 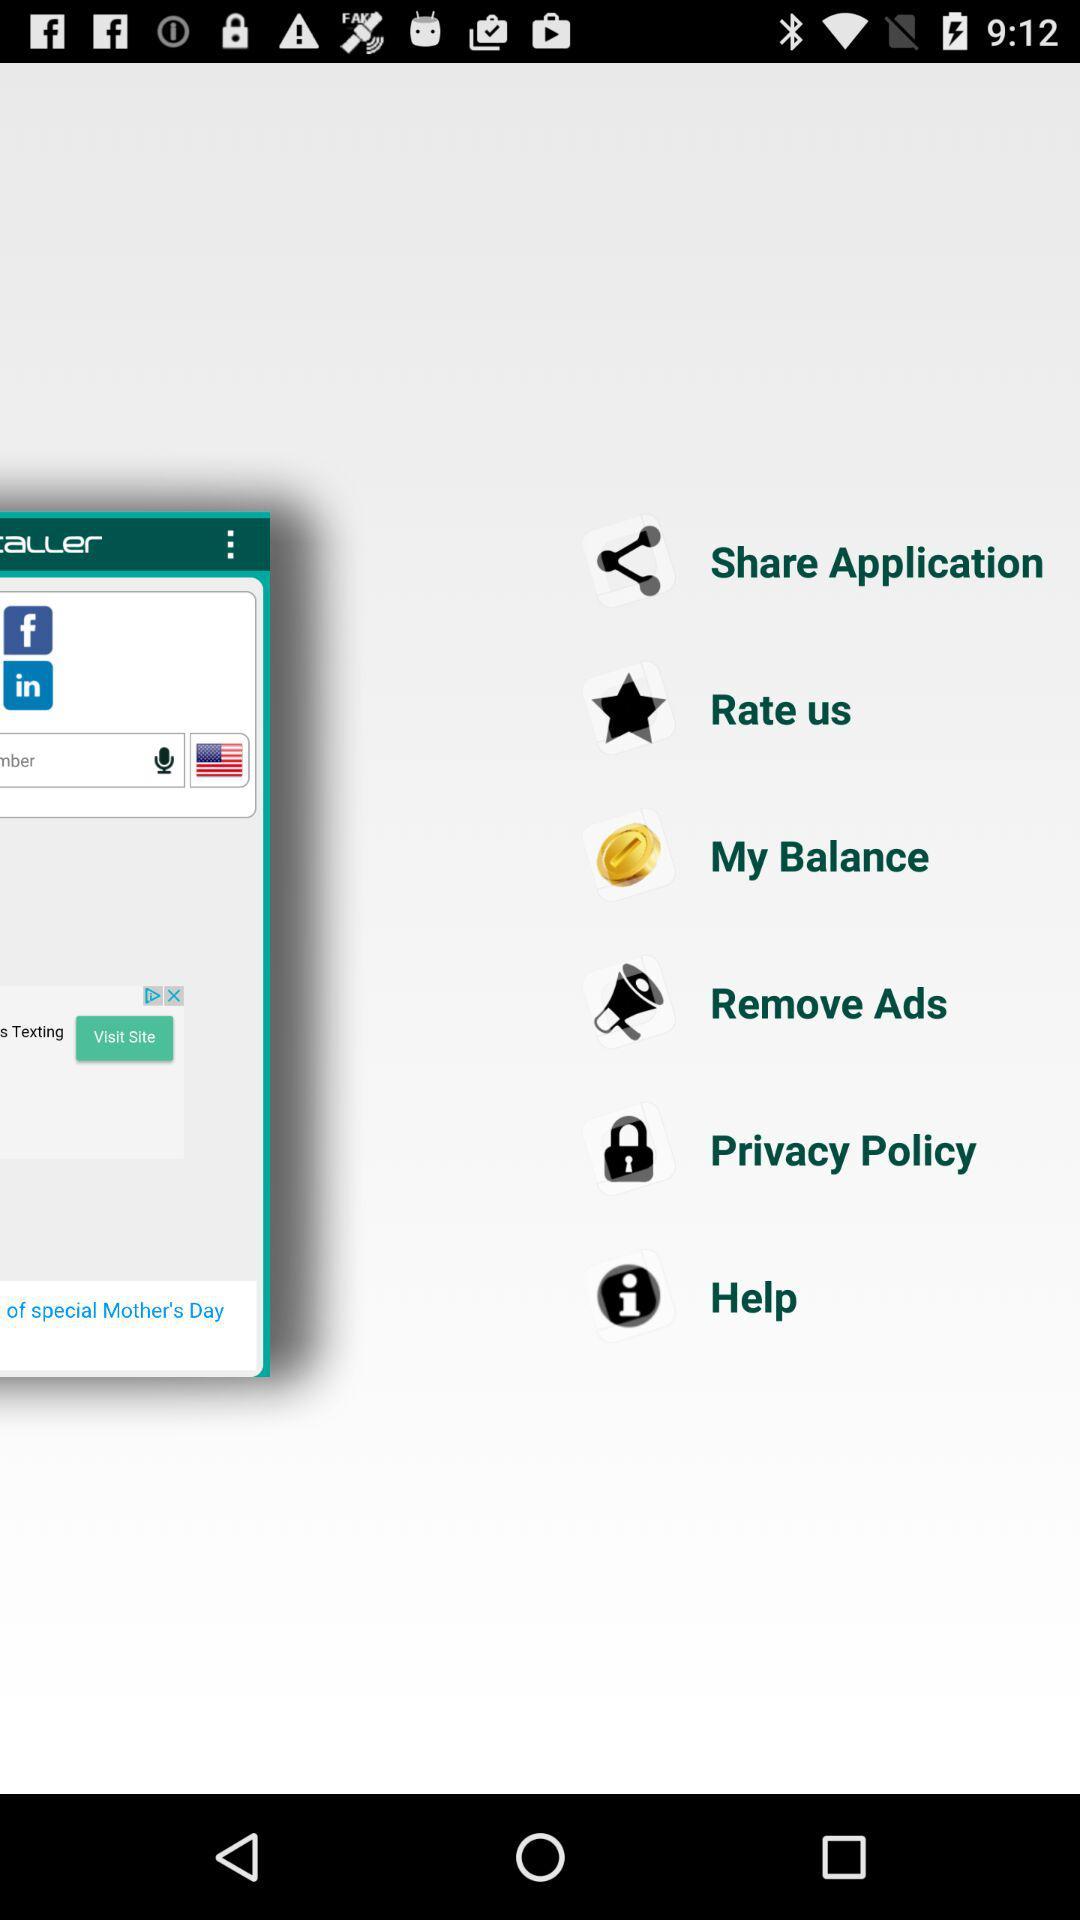 I want to click on open facebook, so click(x=28, y=629).